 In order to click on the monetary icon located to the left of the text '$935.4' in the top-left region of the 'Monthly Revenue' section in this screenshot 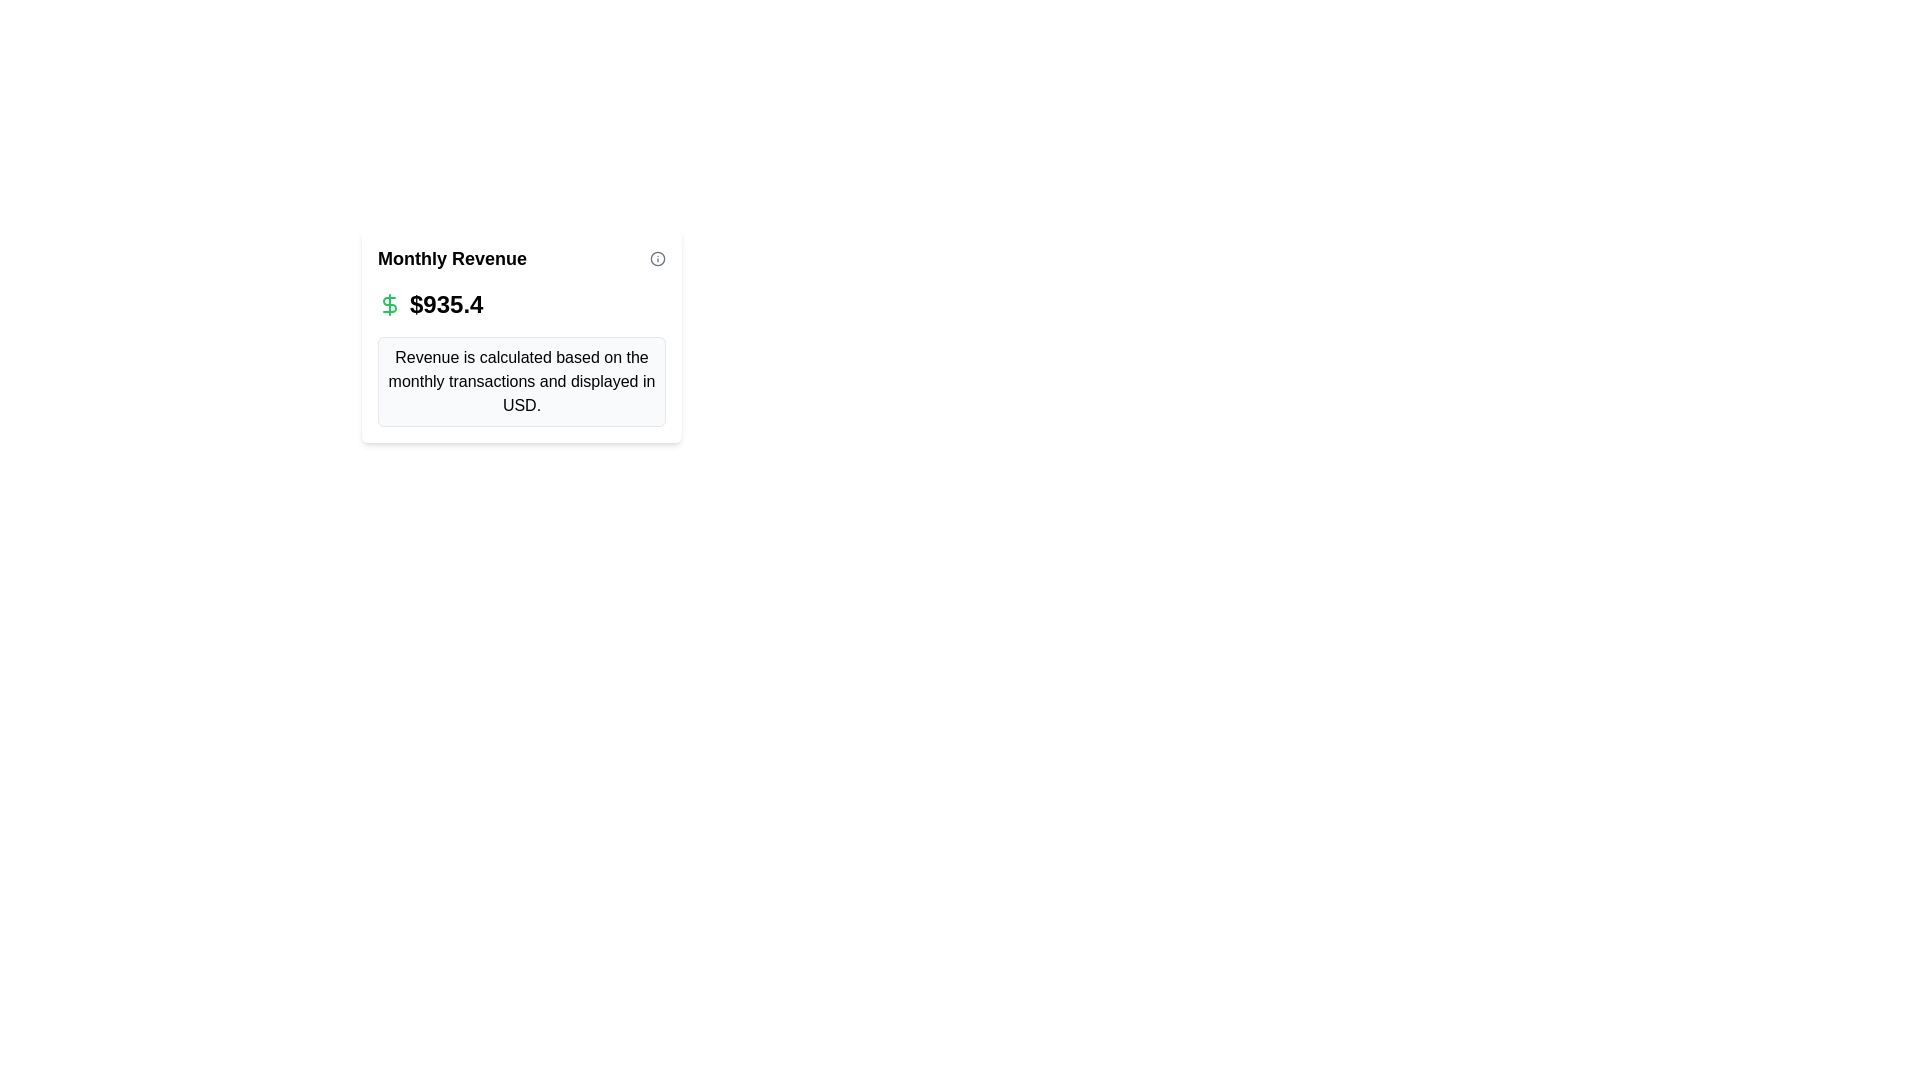, I will do `click(389, 304)`.